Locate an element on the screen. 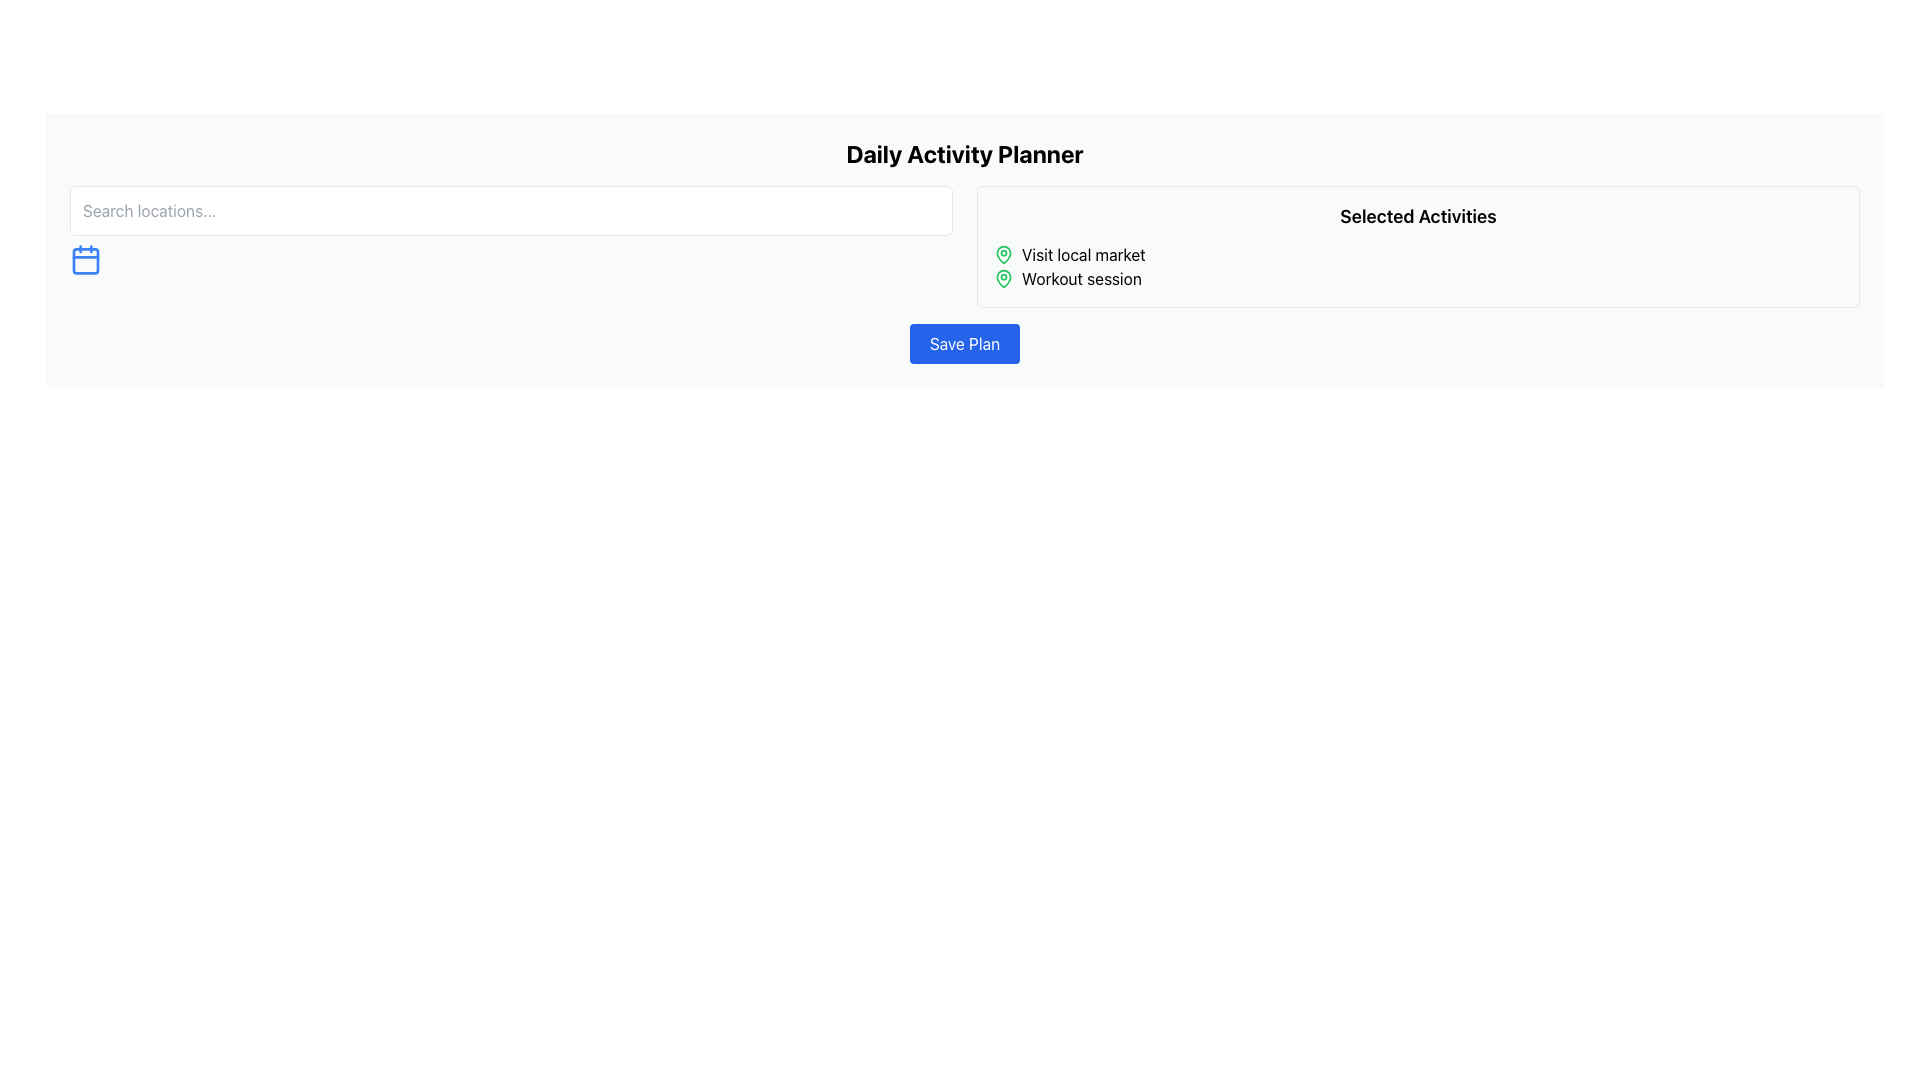 This screenshot has height=1080, width=1920. the blue calendar icon button located below the 'Search locations...' input bar is located at coordinates (85, 258).